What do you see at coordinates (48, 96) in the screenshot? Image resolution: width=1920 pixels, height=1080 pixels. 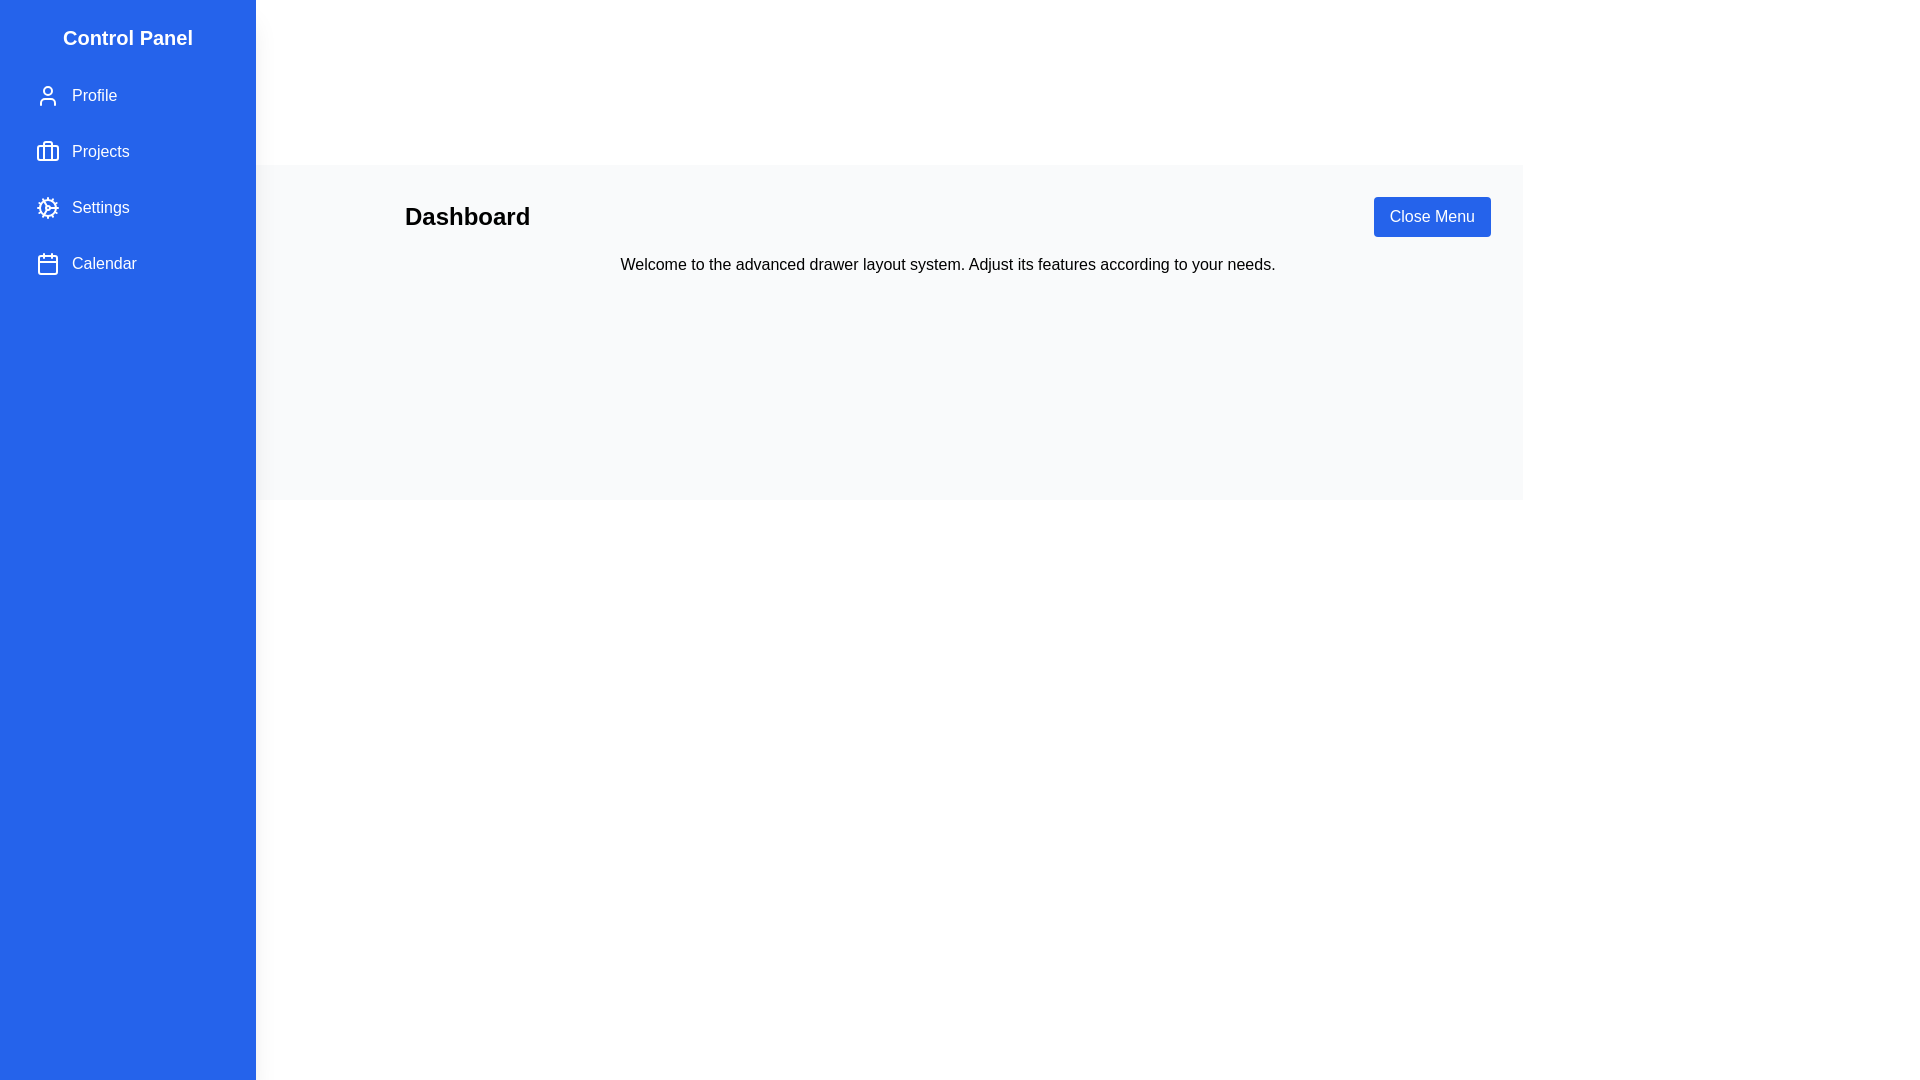 I see `the navigation SVG icon located to the left of the 'Profile' text in the sidebar` at bounding box center [48, 96].